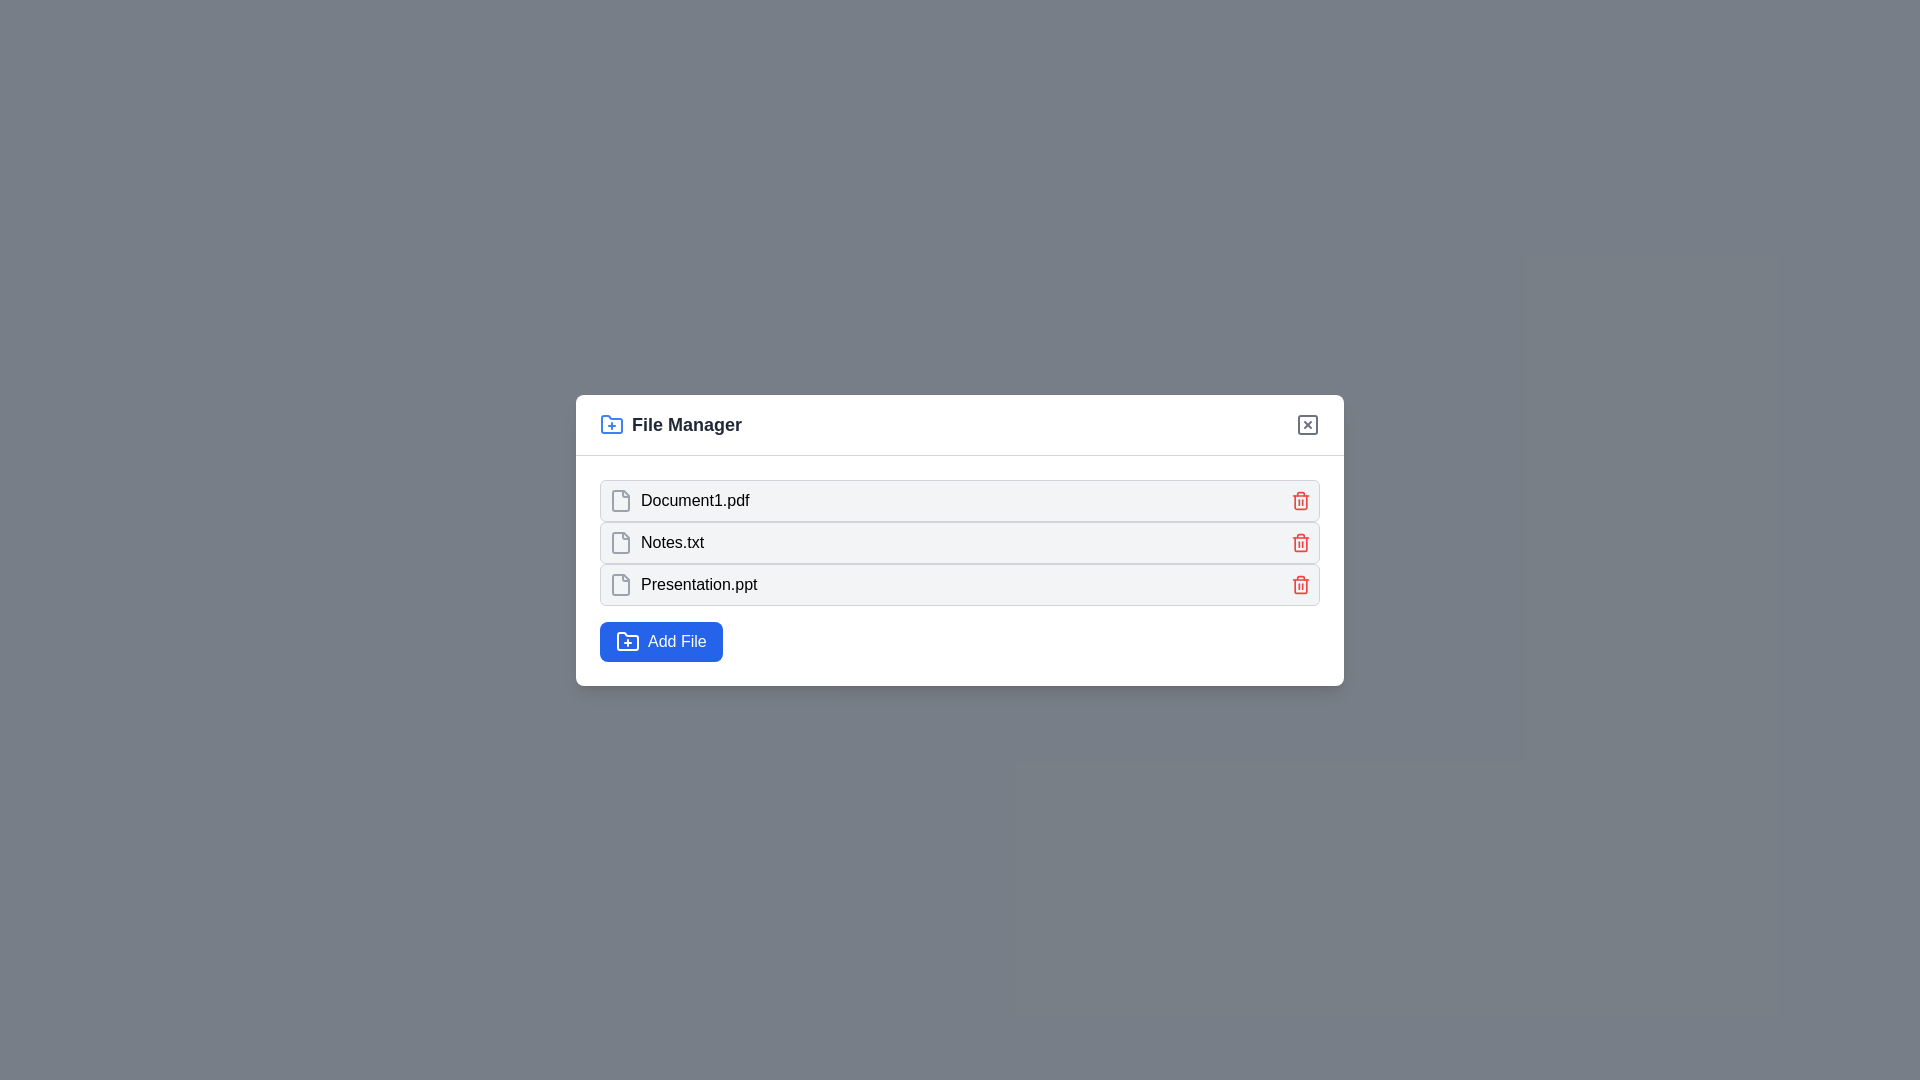 The height and width of the screenshot is (1080, 1920). Describe the element at coordinates (619, 499) in the screenshot. I see `the file icon representing 'Document1.pdf' in the file manager widget, which has a gray outline and a minimalist design` at that location.